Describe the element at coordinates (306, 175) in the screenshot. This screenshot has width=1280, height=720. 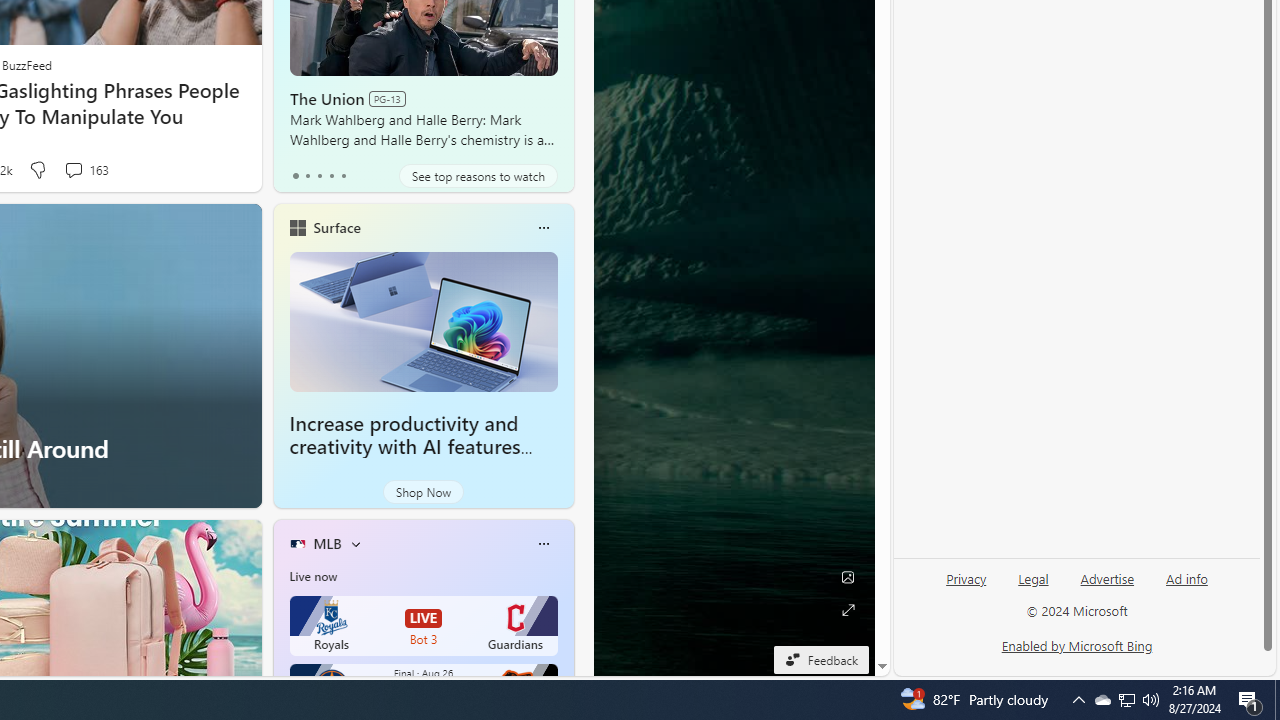
I see `'tab-1'` at that location.